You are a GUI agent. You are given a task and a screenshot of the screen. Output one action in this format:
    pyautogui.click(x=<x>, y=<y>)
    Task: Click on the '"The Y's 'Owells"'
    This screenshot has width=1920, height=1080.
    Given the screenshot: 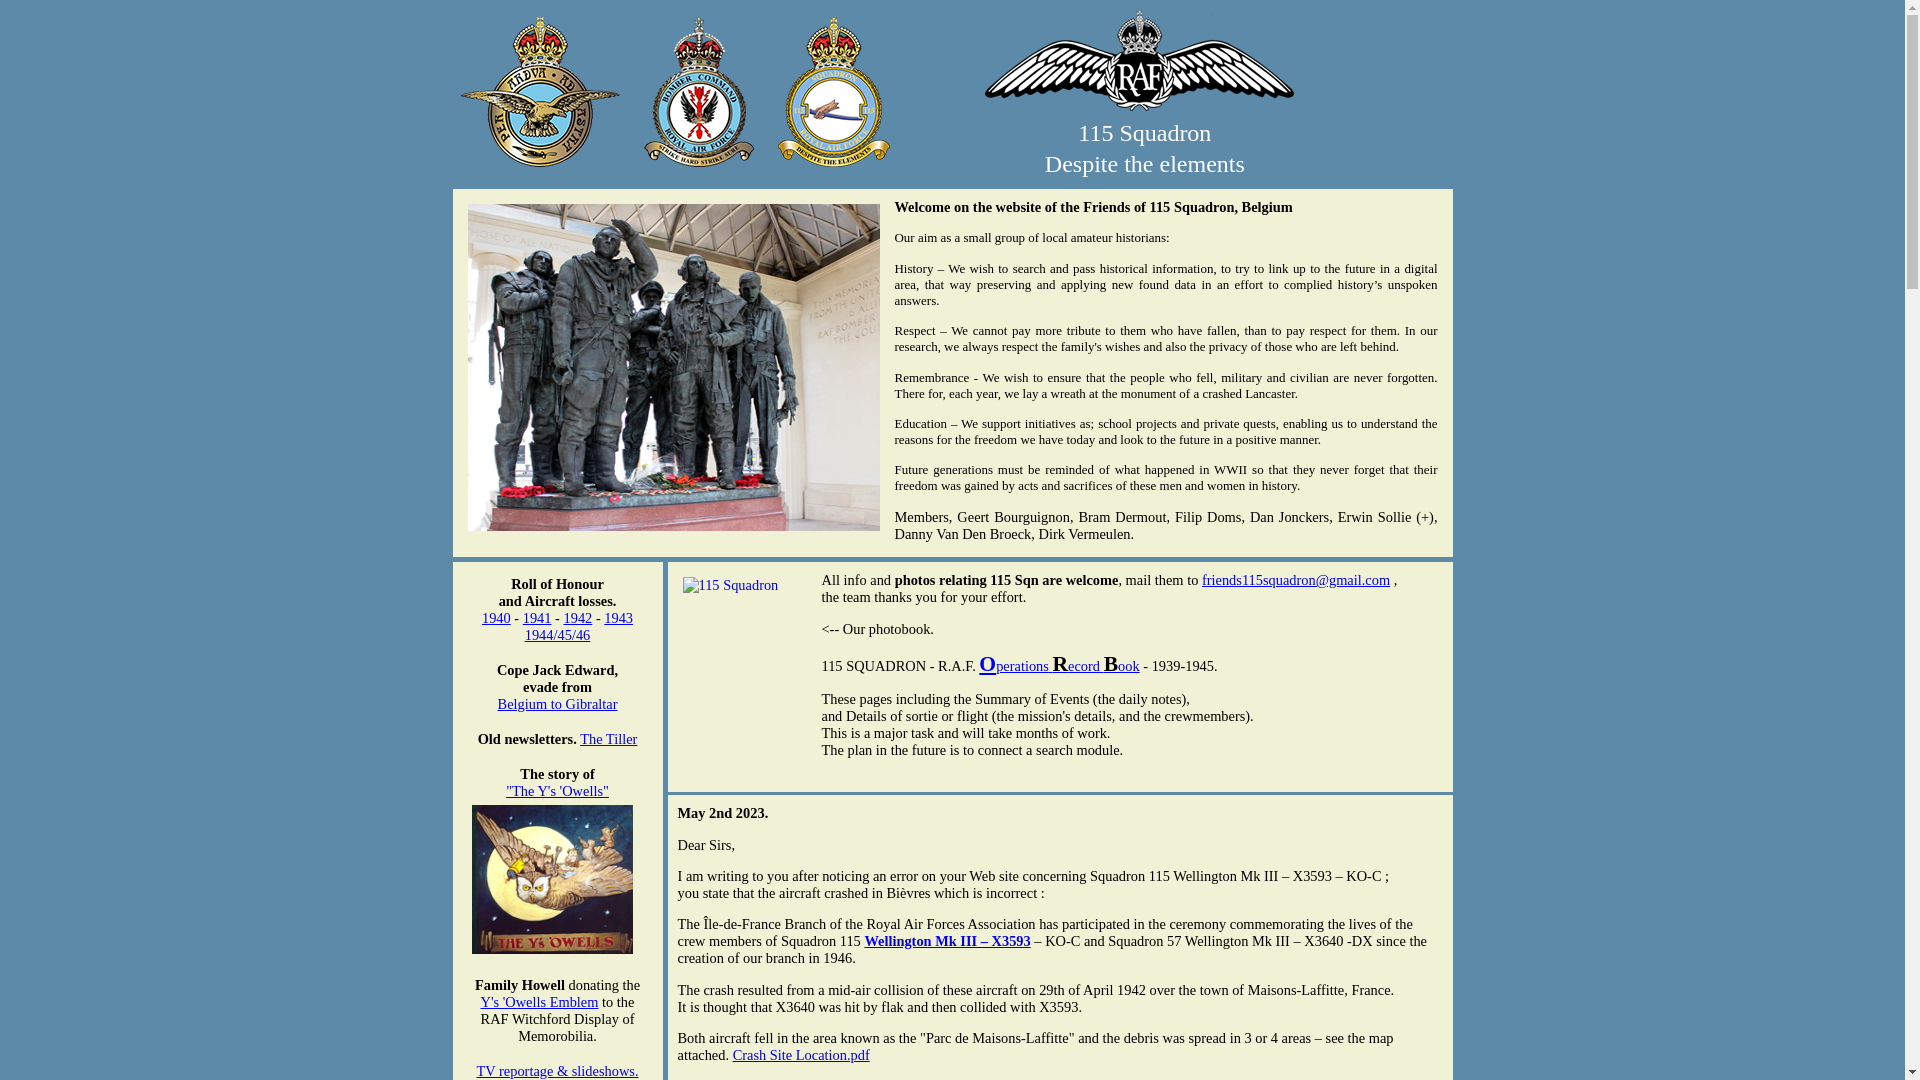 What is the action you would take?
    pyautogui.click(x=505, y=789)
    